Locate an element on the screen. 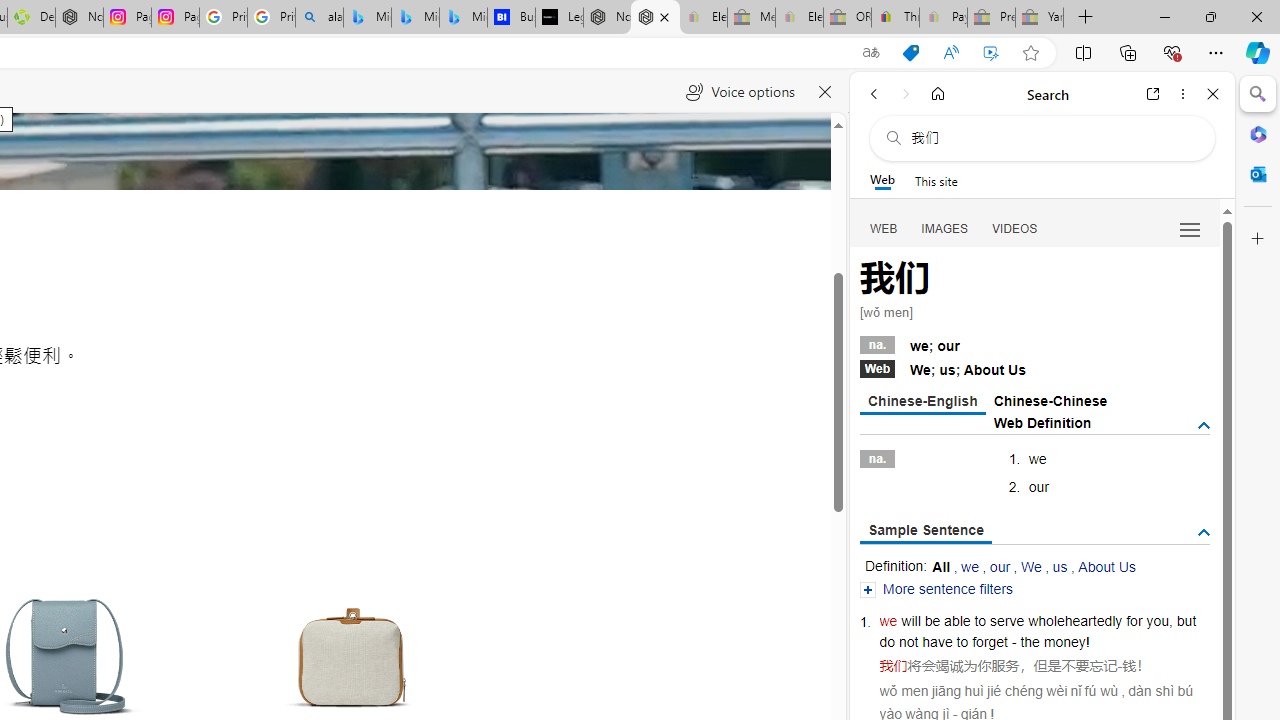  'will' is located at coordinates (910, 620).